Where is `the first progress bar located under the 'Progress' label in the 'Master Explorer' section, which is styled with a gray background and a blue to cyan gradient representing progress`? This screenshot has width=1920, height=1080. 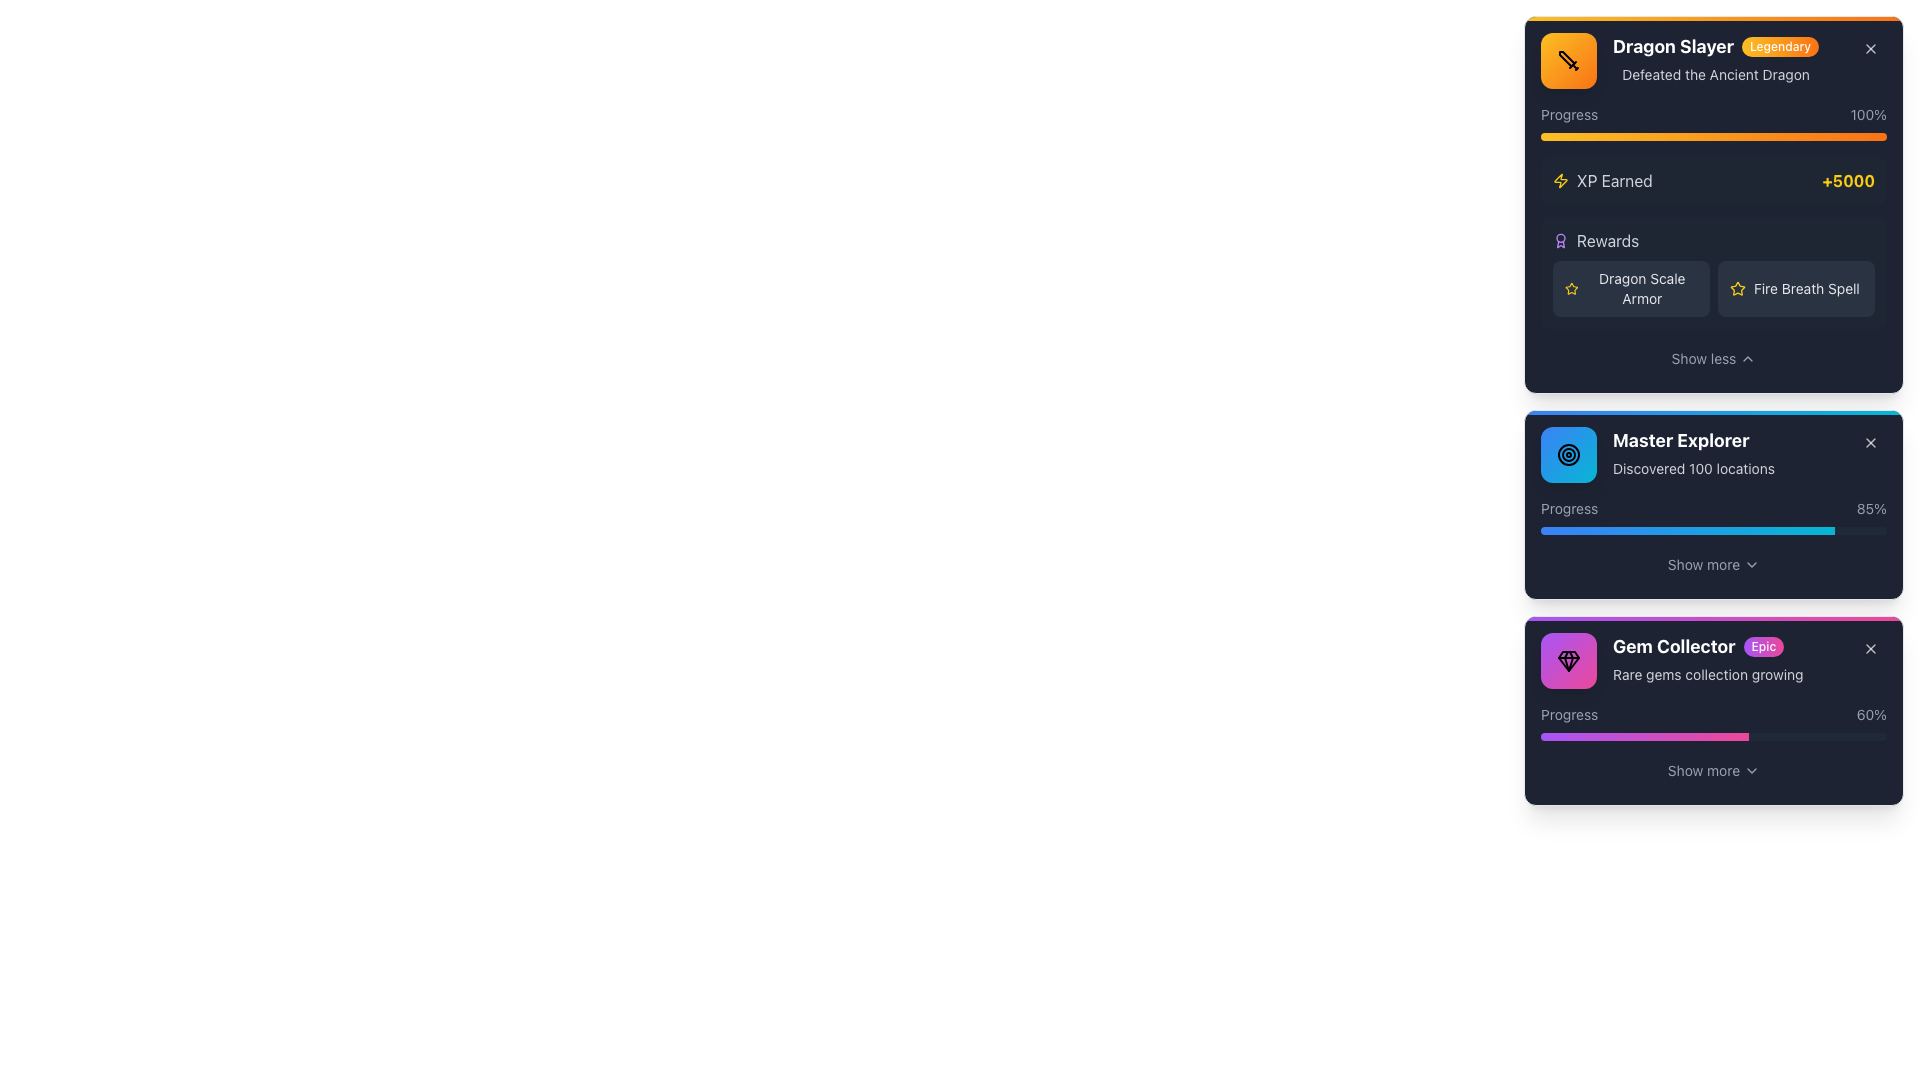 the first progress bar located under the 'Progress' label in the 'Master Explorer' section, which is styled with a gray background and a blue to cyan gradient representing progress is located at coordinates (1712, 530).